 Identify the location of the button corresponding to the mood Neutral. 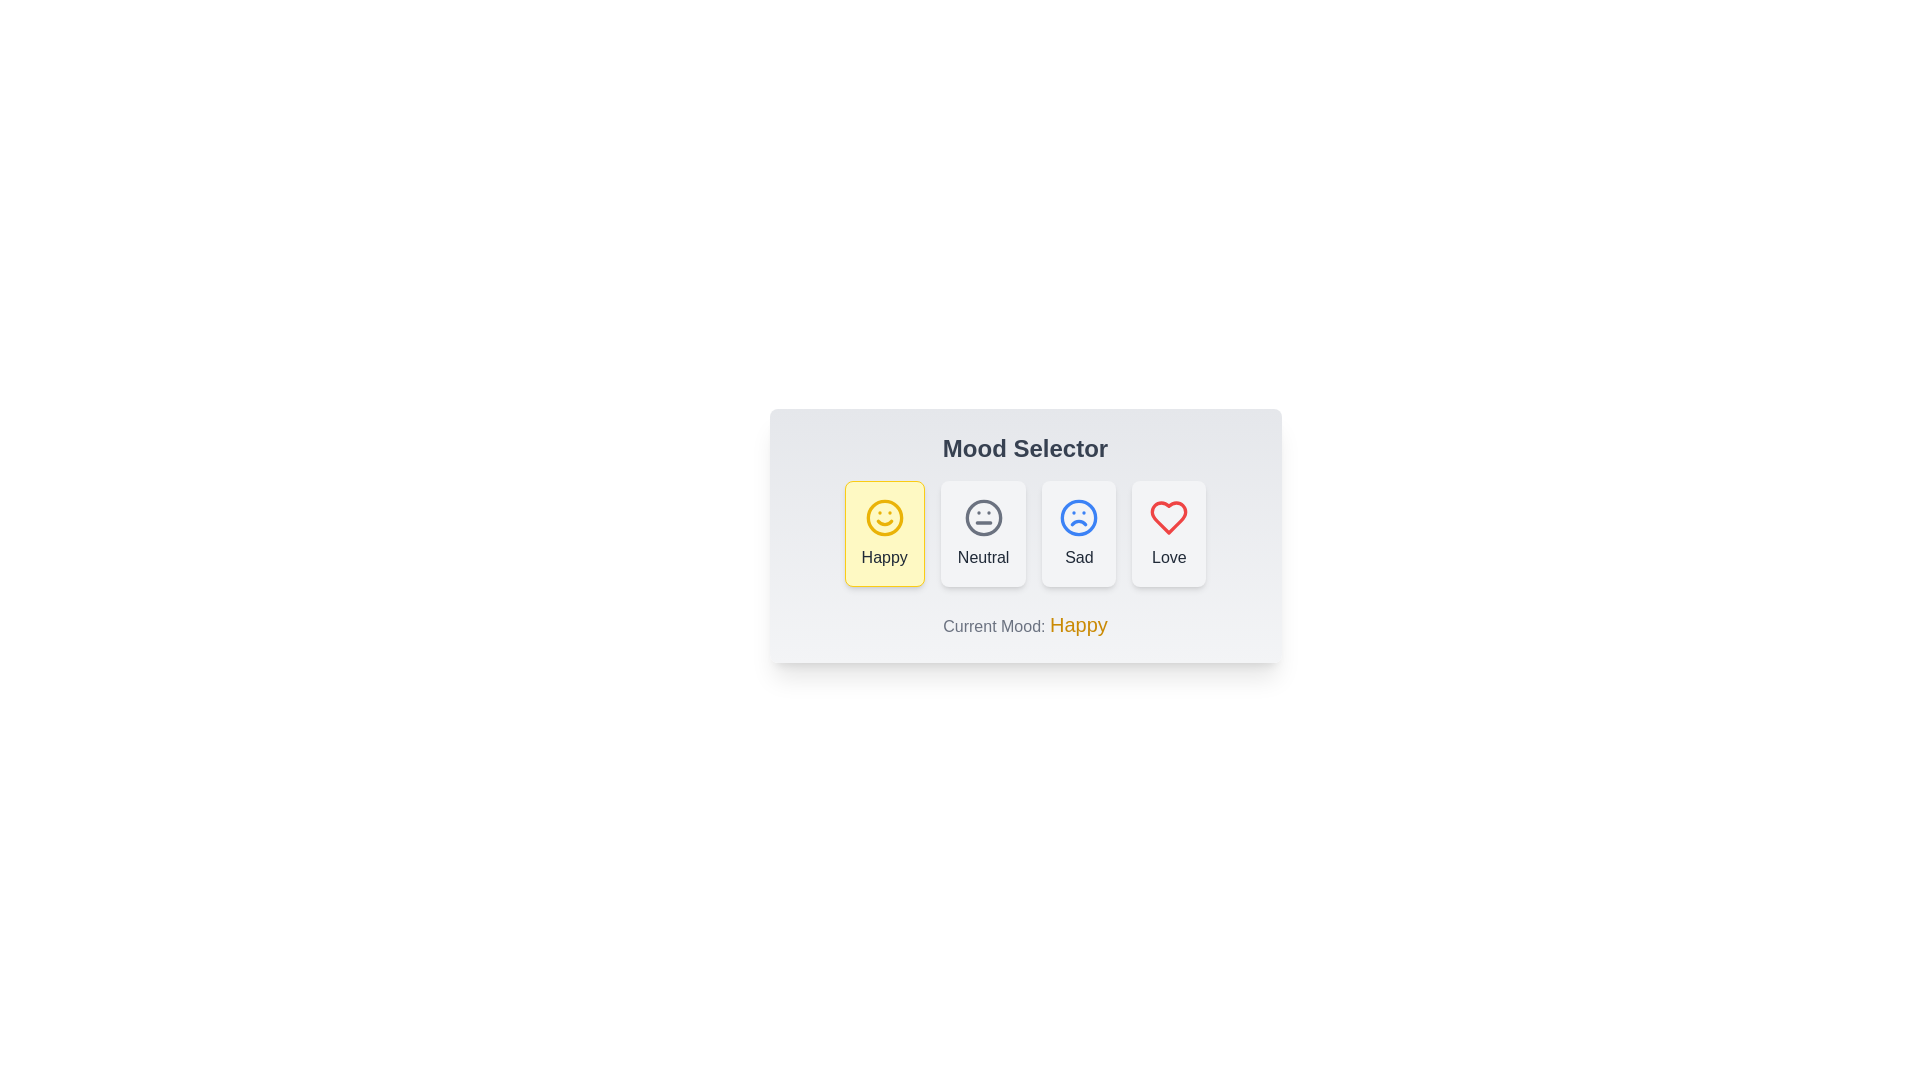
(983, 532).